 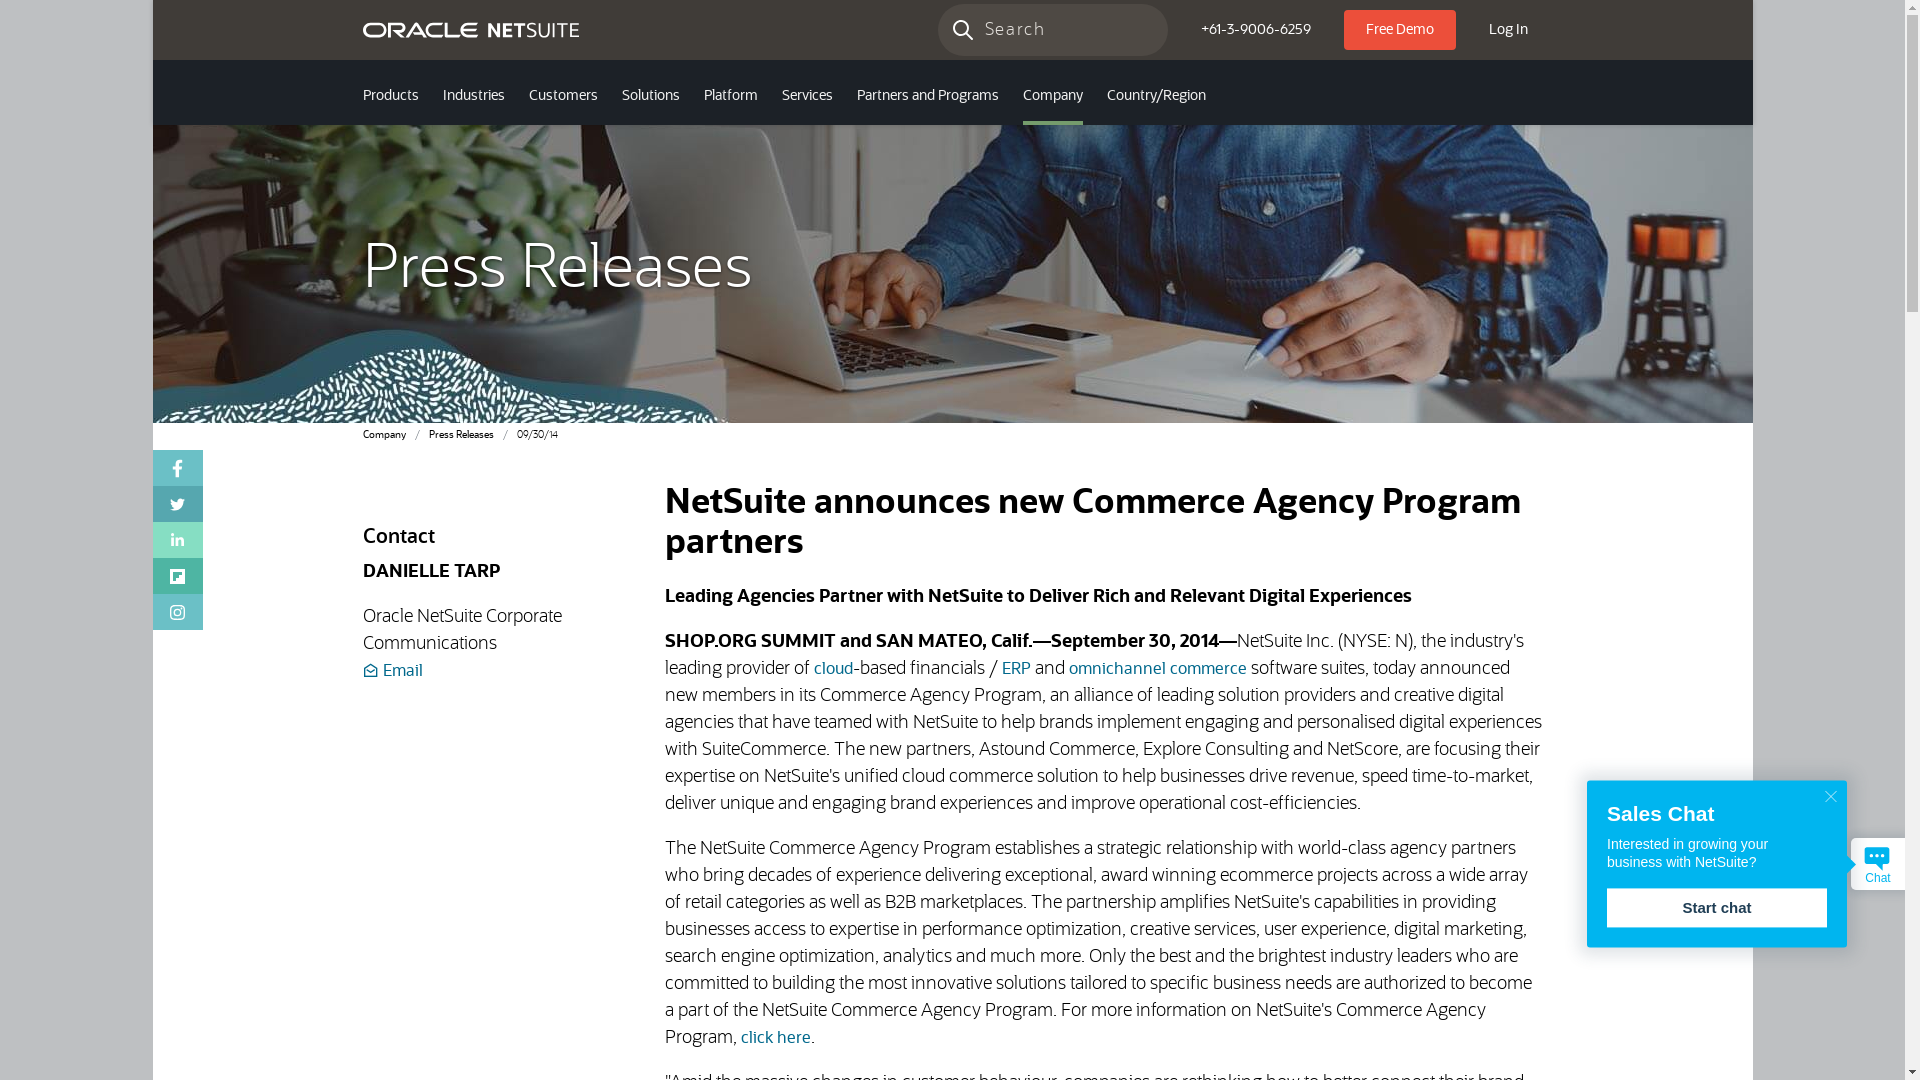 What do you see at coordinates (1716, 907) in the screenshot?
I see `'Start chat'` at bounding box center [1716, 907].